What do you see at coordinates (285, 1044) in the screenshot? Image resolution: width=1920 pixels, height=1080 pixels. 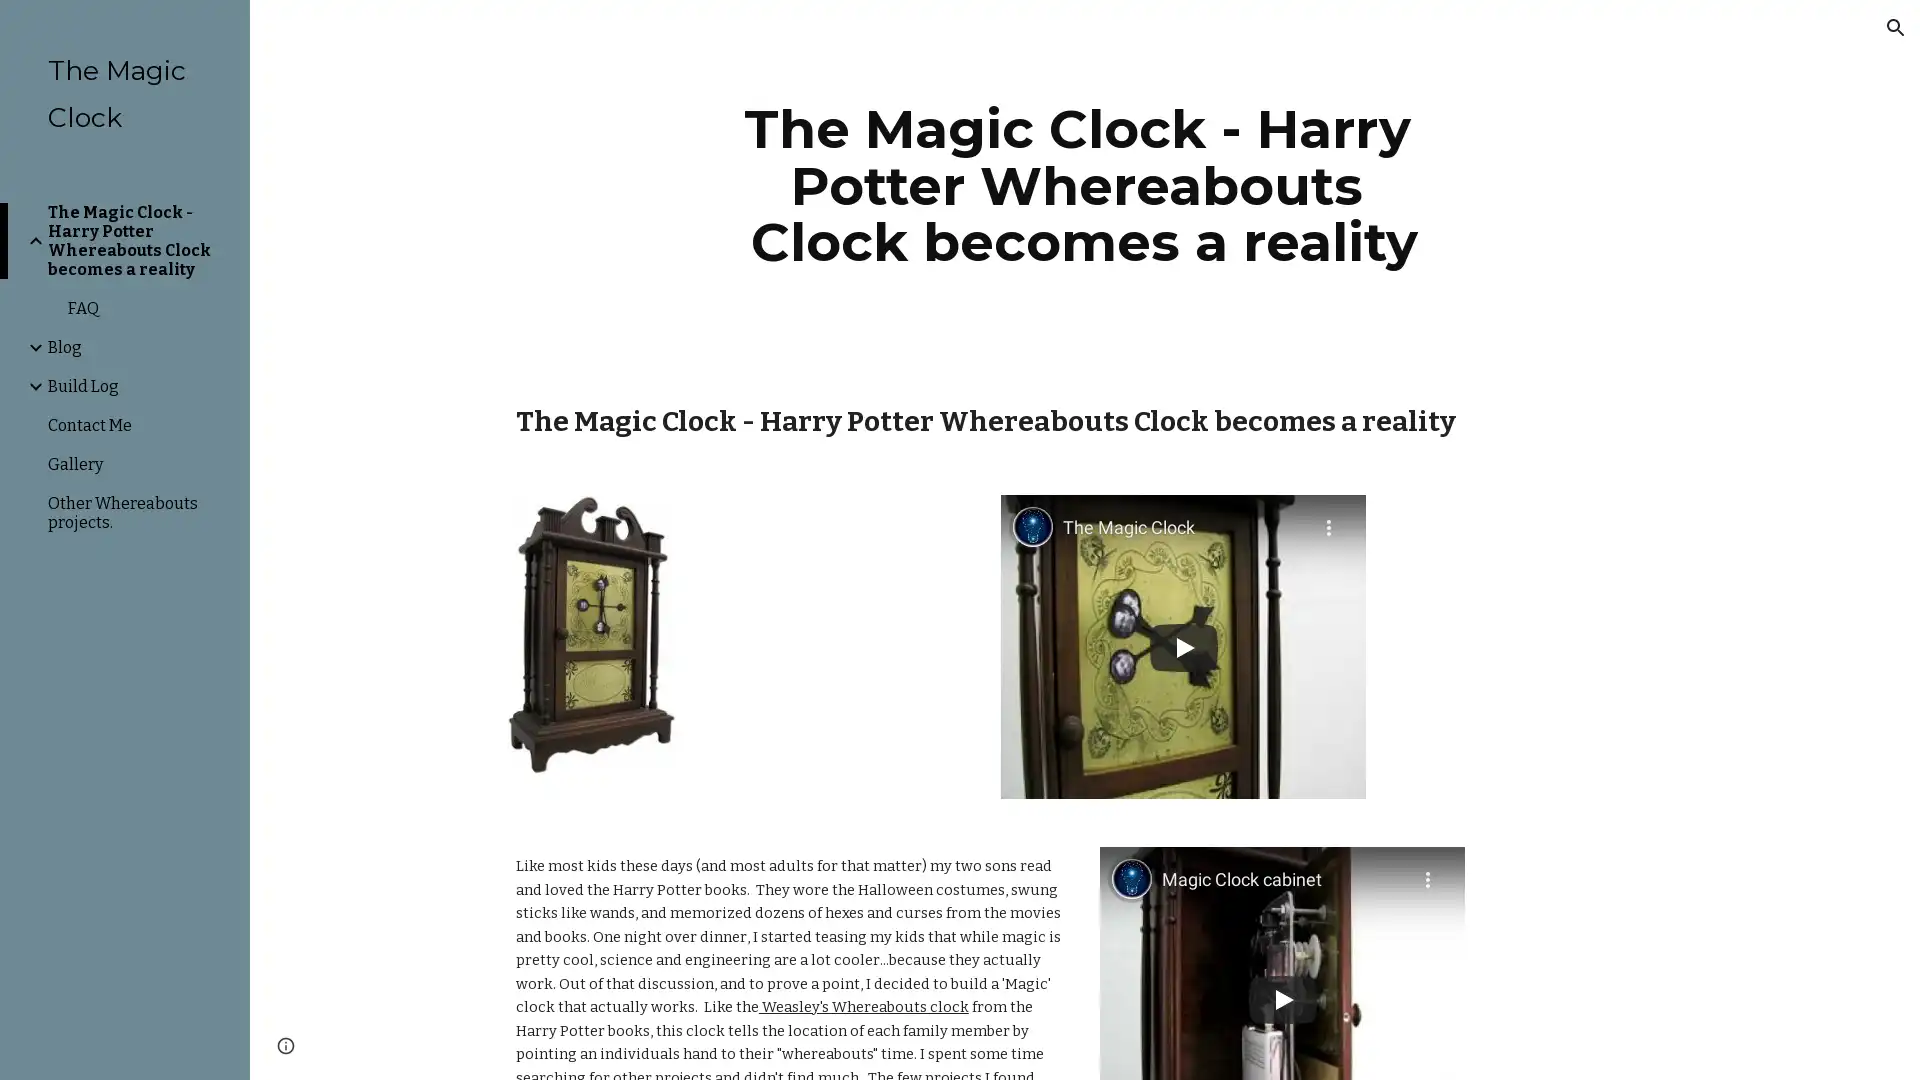 I see `Site actions` at bounding box center [285, 1044].